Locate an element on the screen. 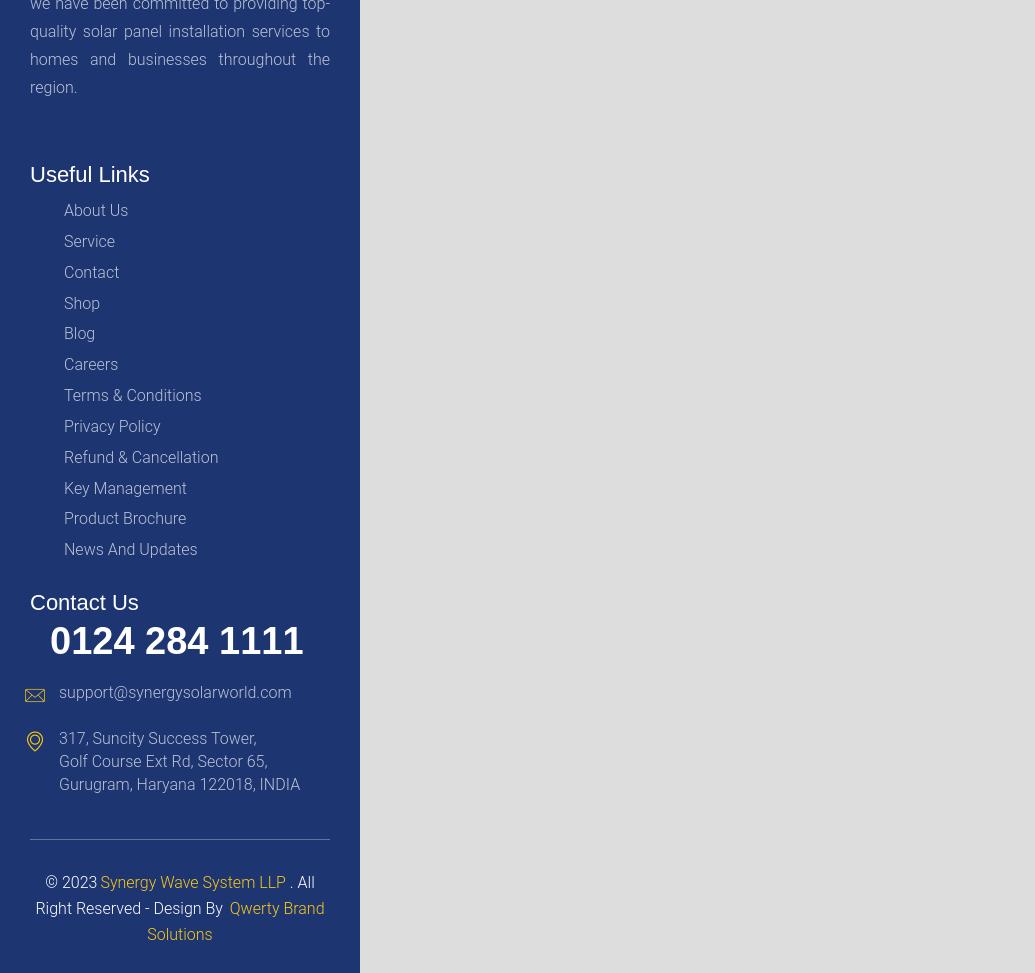 The width and height of the screenshot is (1035, 973). 'Product Brochure' is located at coordinates (125, 517).